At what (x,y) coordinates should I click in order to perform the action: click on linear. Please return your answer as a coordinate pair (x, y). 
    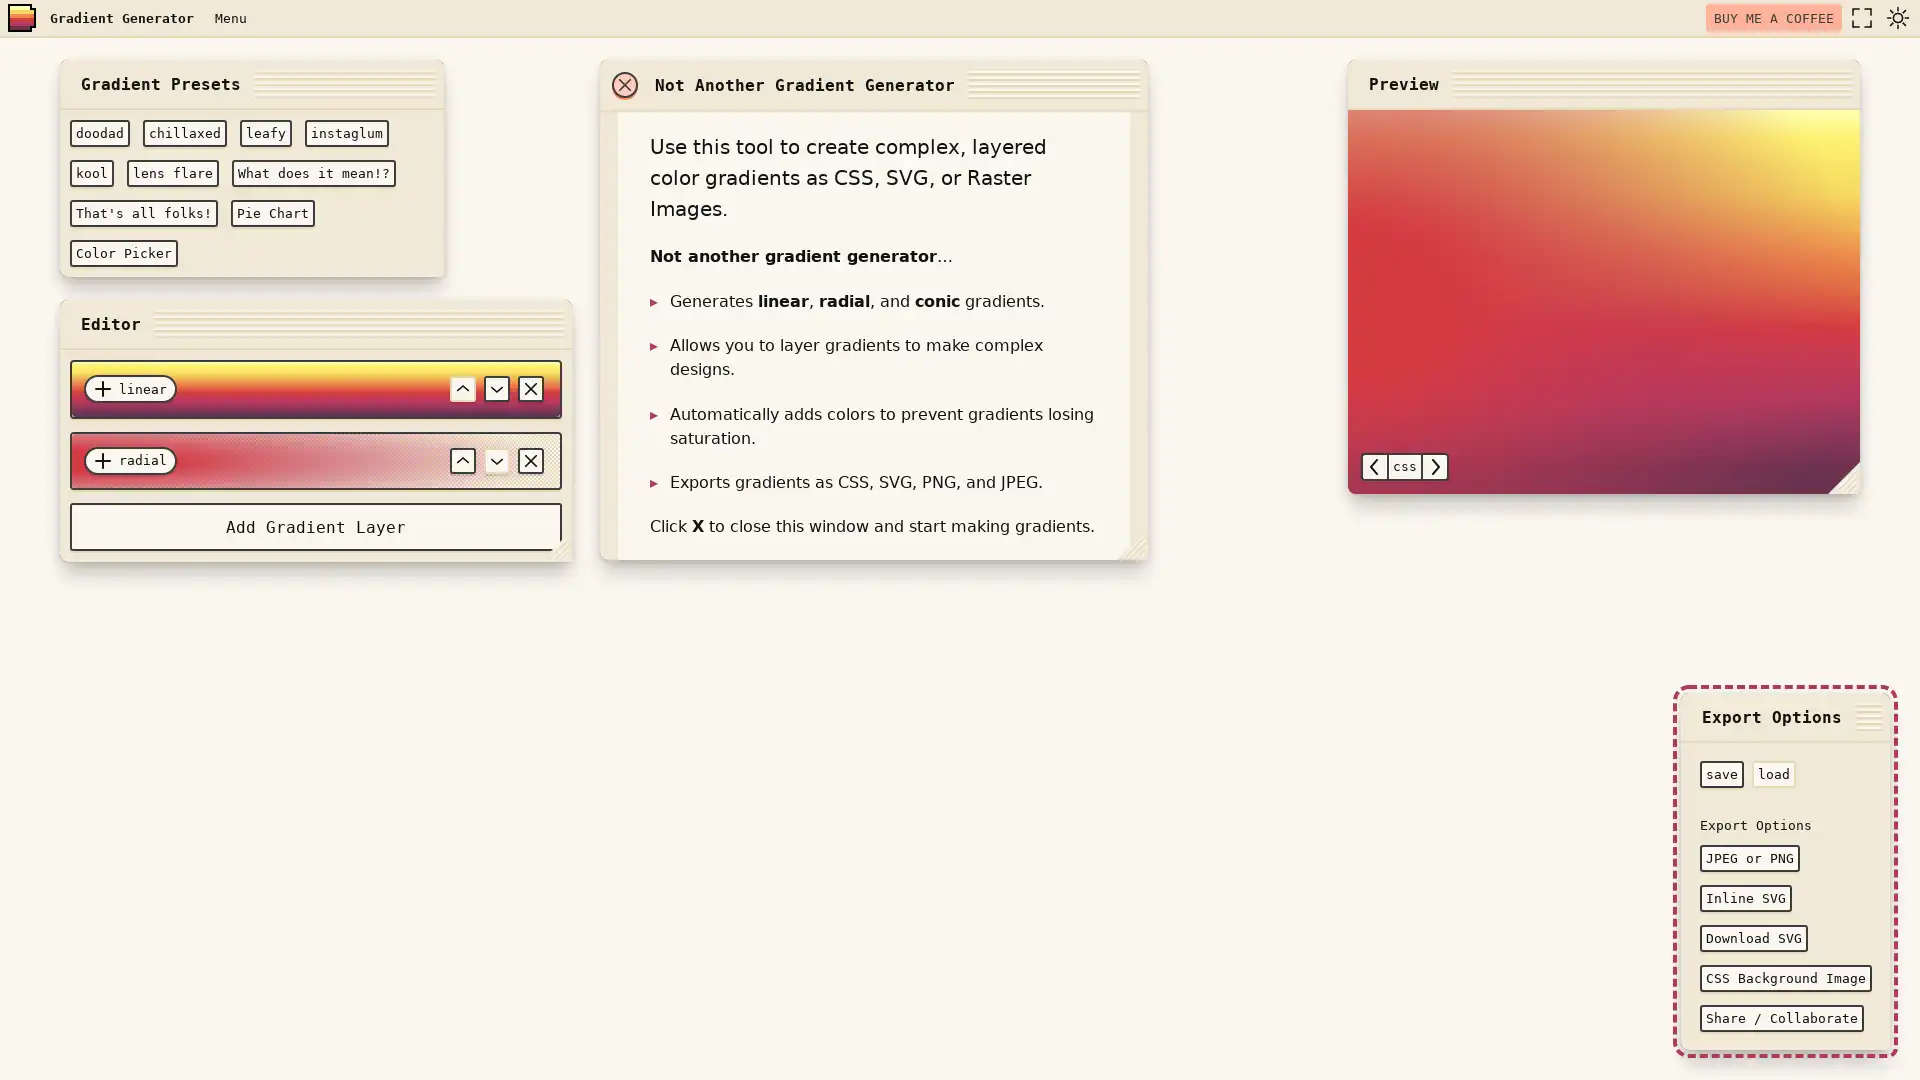
    Looking at the image, I should click on (129, 389).